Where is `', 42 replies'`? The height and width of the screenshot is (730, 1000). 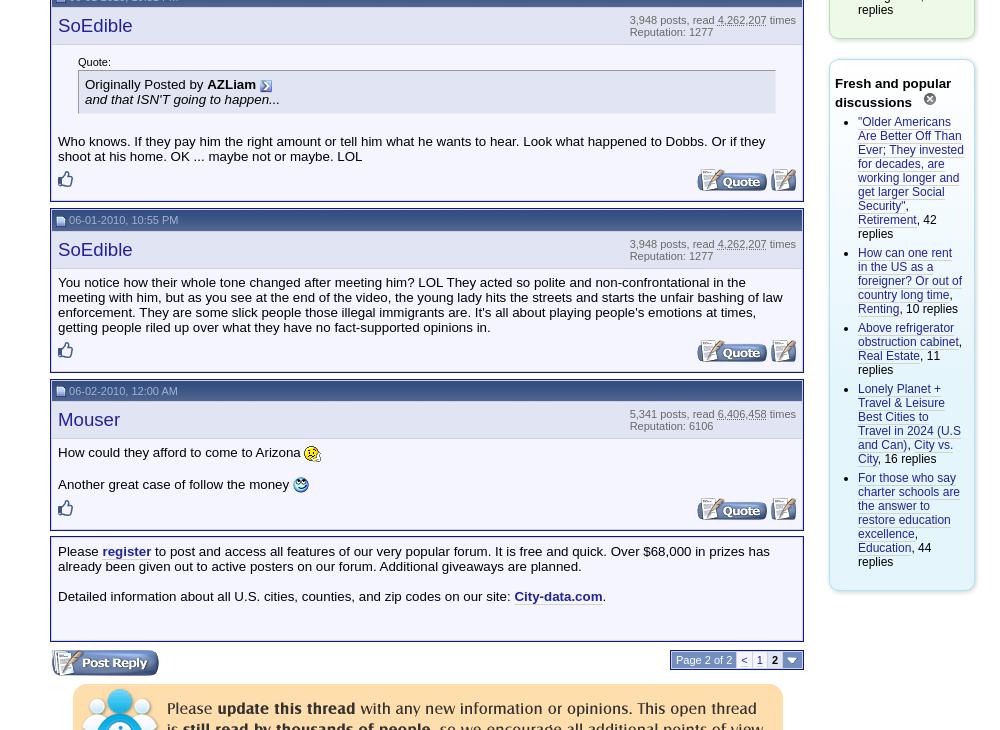 ', 42 replies' is located at coordinates (897, 227).